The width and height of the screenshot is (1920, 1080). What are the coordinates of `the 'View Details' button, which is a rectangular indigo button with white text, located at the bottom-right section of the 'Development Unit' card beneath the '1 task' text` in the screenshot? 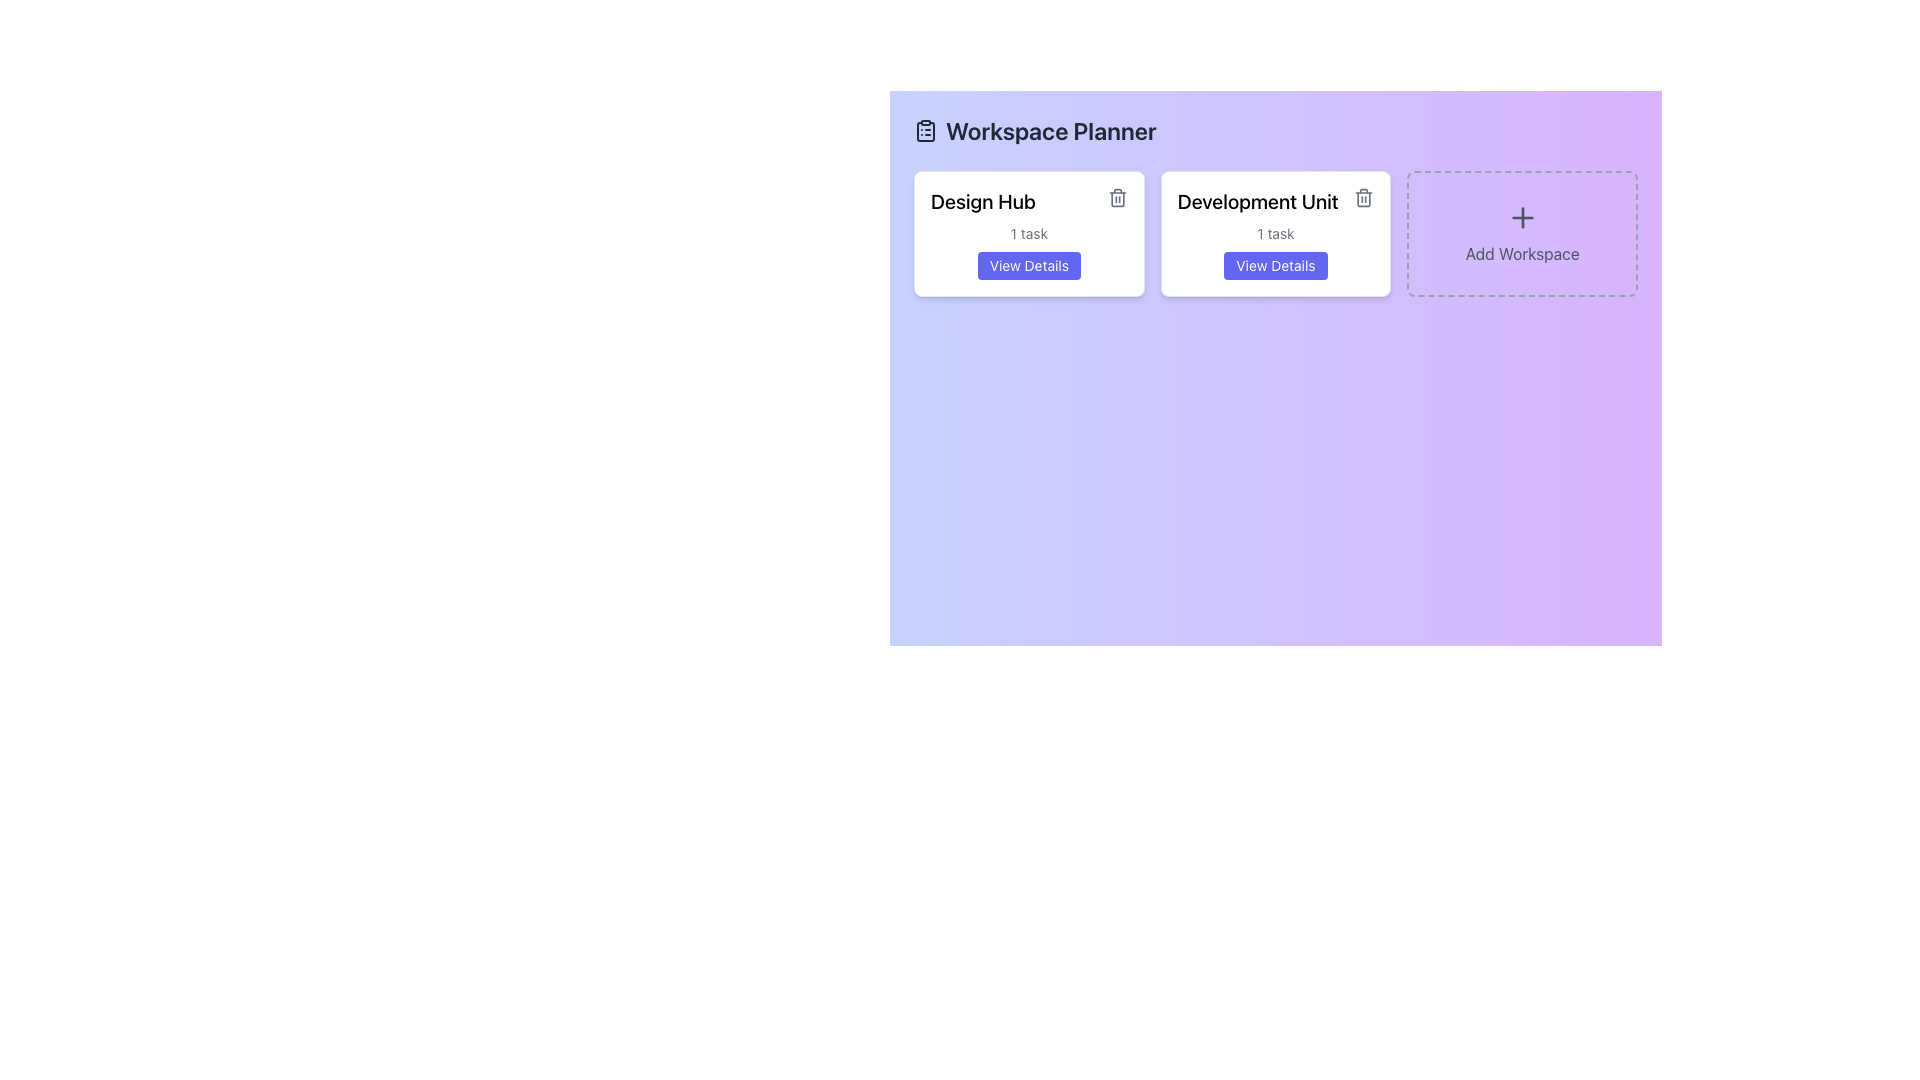 It's located at (1275, 265).